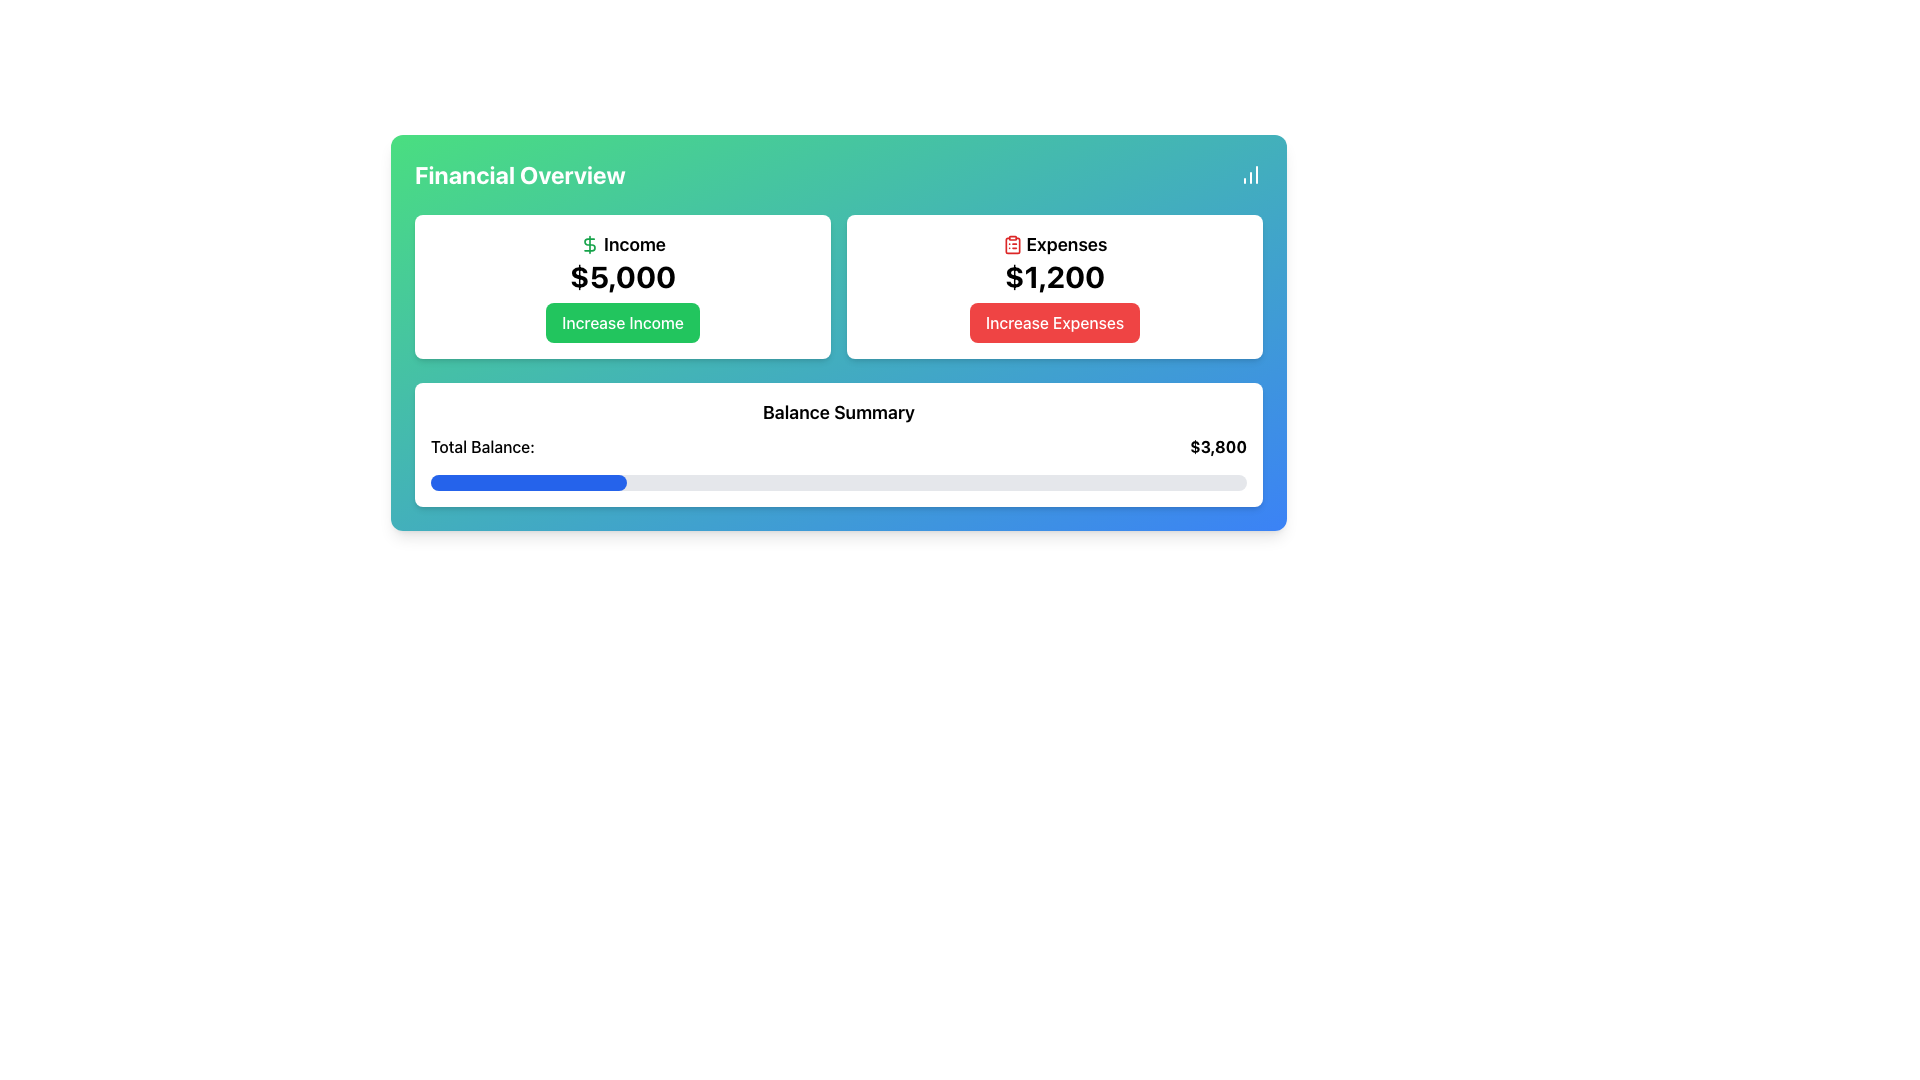  Describe the element at coordinates (1250, 173) in the screenshot. I see `the bar chart icon located in the top-right corner of the 'Financial Overview' component` at that location.